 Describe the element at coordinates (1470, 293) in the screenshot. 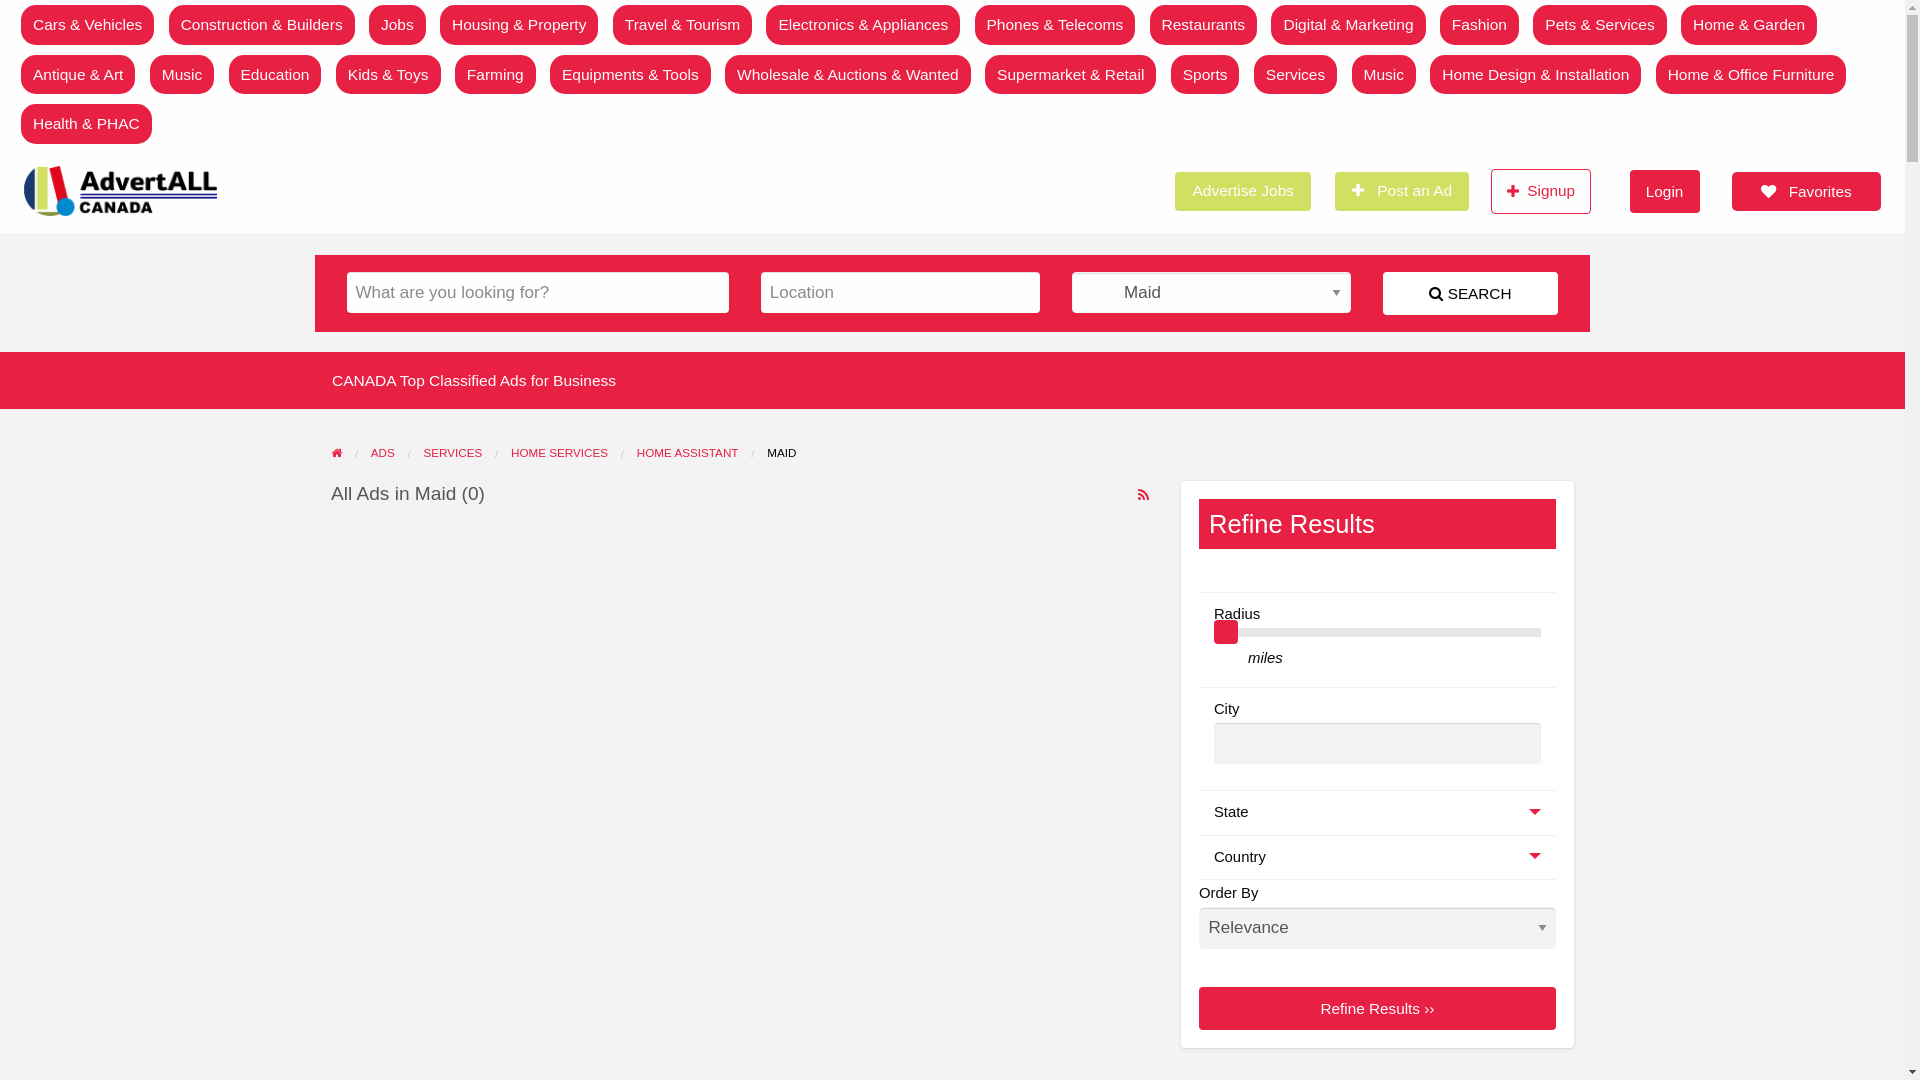

I see `'SEARCH'` at that location.